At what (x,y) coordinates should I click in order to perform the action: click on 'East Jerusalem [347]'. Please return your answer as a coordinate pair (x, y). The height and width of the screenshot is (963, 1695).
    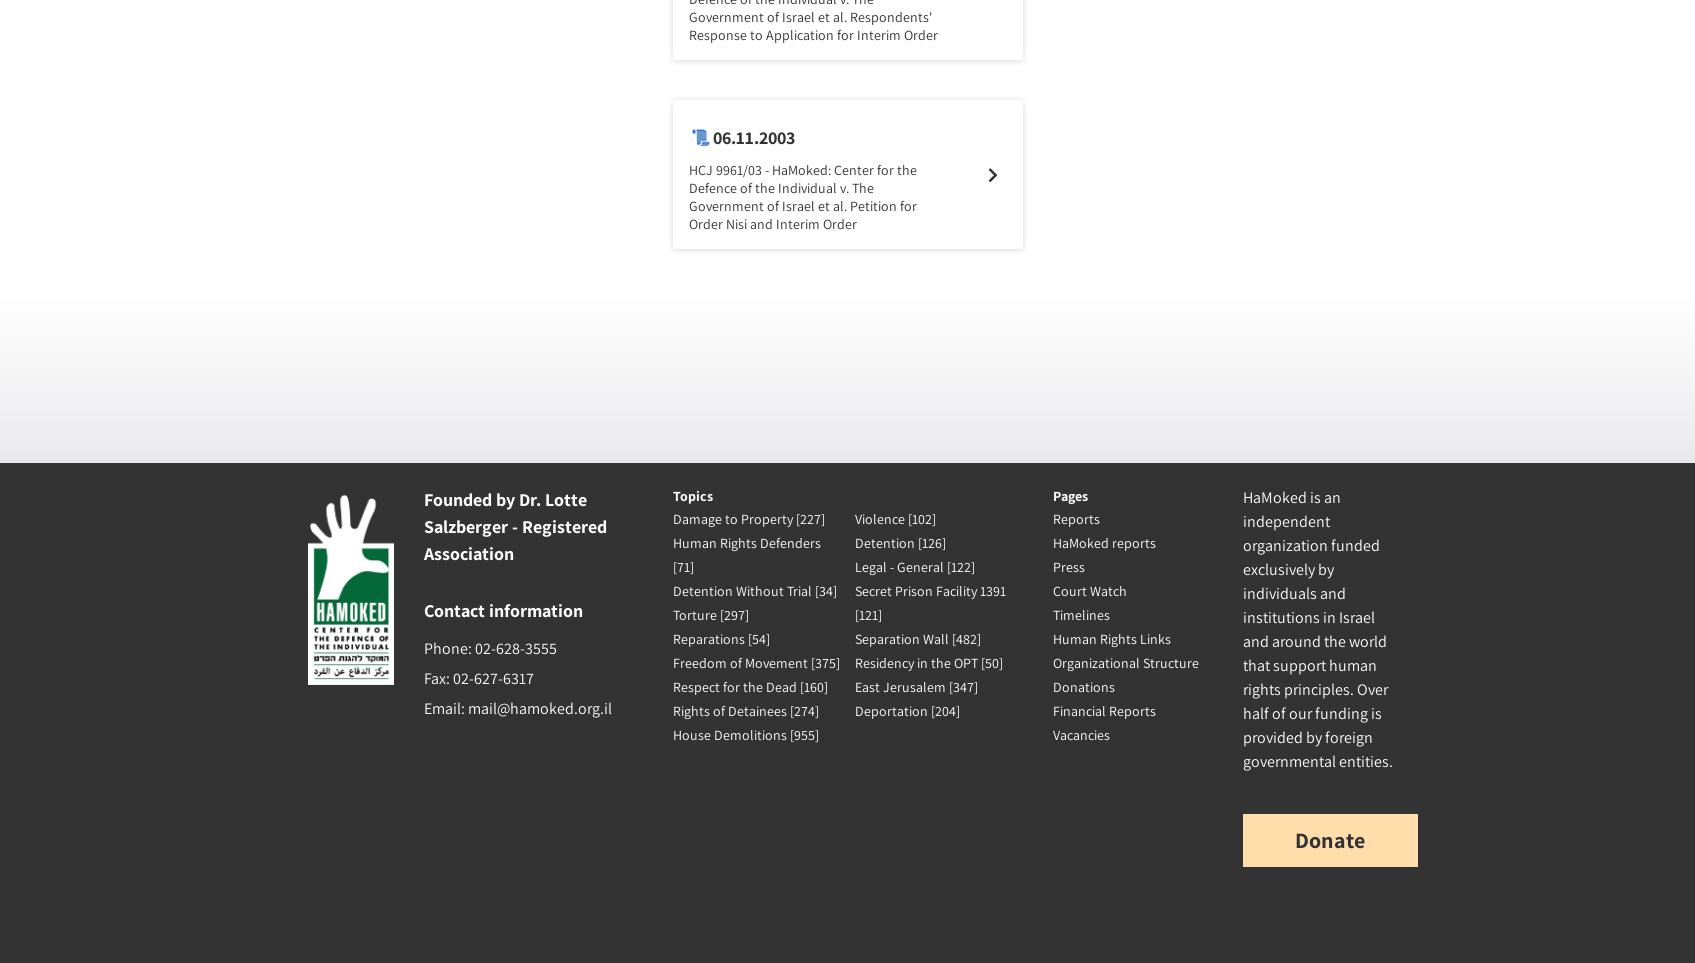
    Looking at the image, I should click on (915, 687).